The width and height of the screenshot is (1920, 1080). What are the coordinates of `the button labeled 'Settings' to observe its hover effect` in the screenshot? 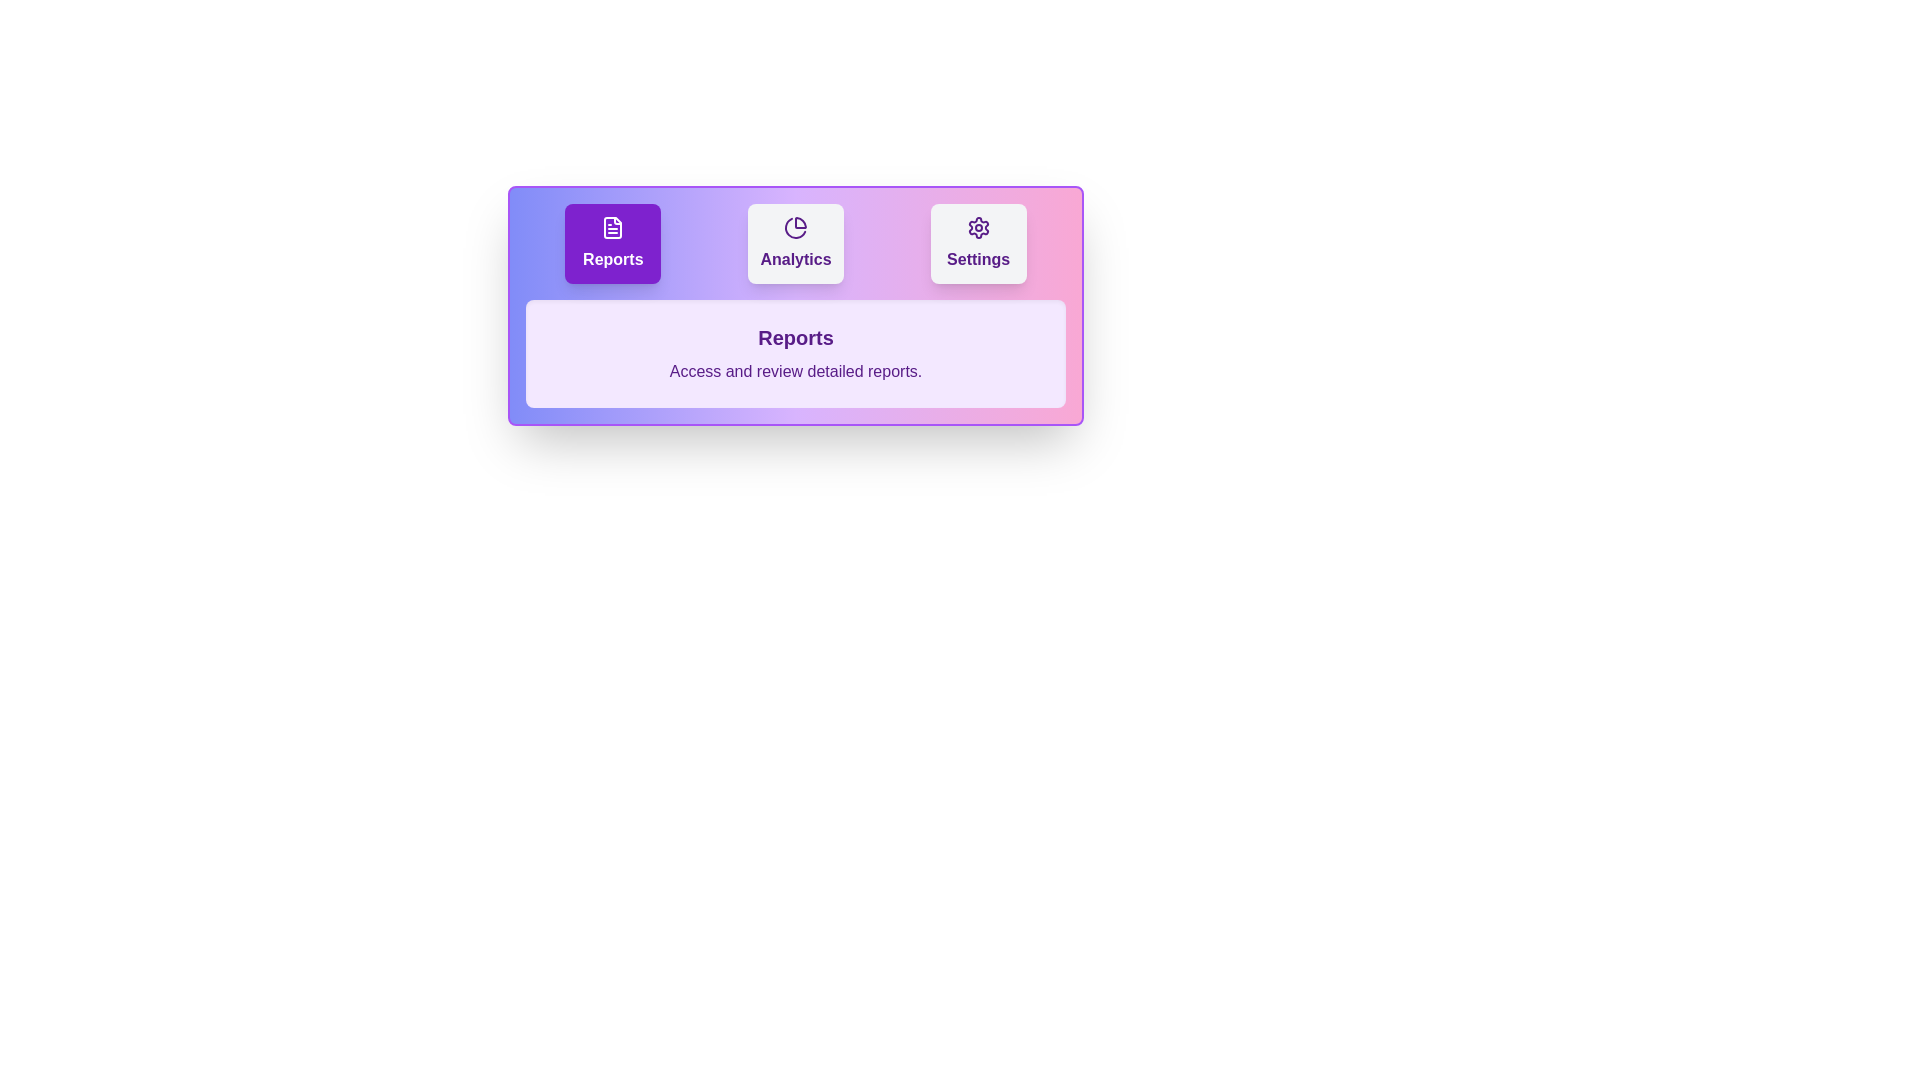 It's located at (978, 242).